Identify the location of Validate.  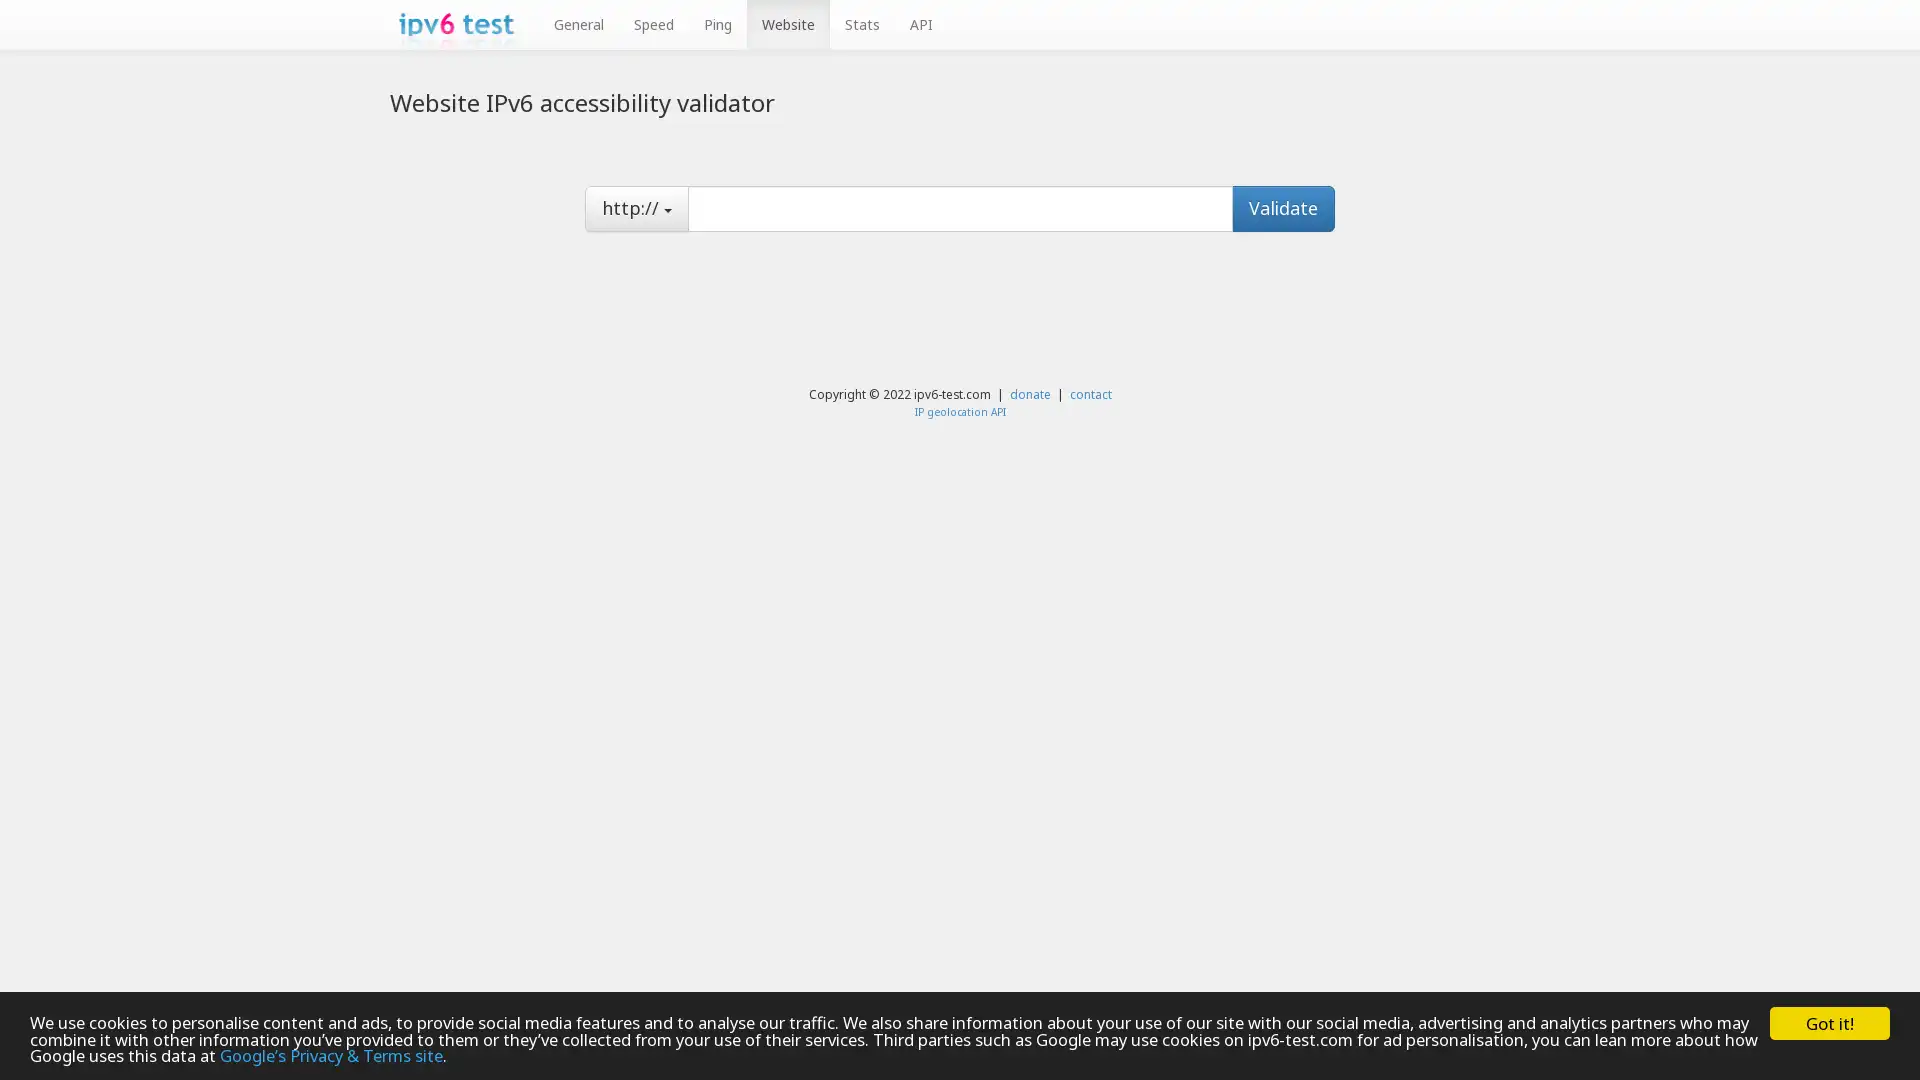
(1283, 208).